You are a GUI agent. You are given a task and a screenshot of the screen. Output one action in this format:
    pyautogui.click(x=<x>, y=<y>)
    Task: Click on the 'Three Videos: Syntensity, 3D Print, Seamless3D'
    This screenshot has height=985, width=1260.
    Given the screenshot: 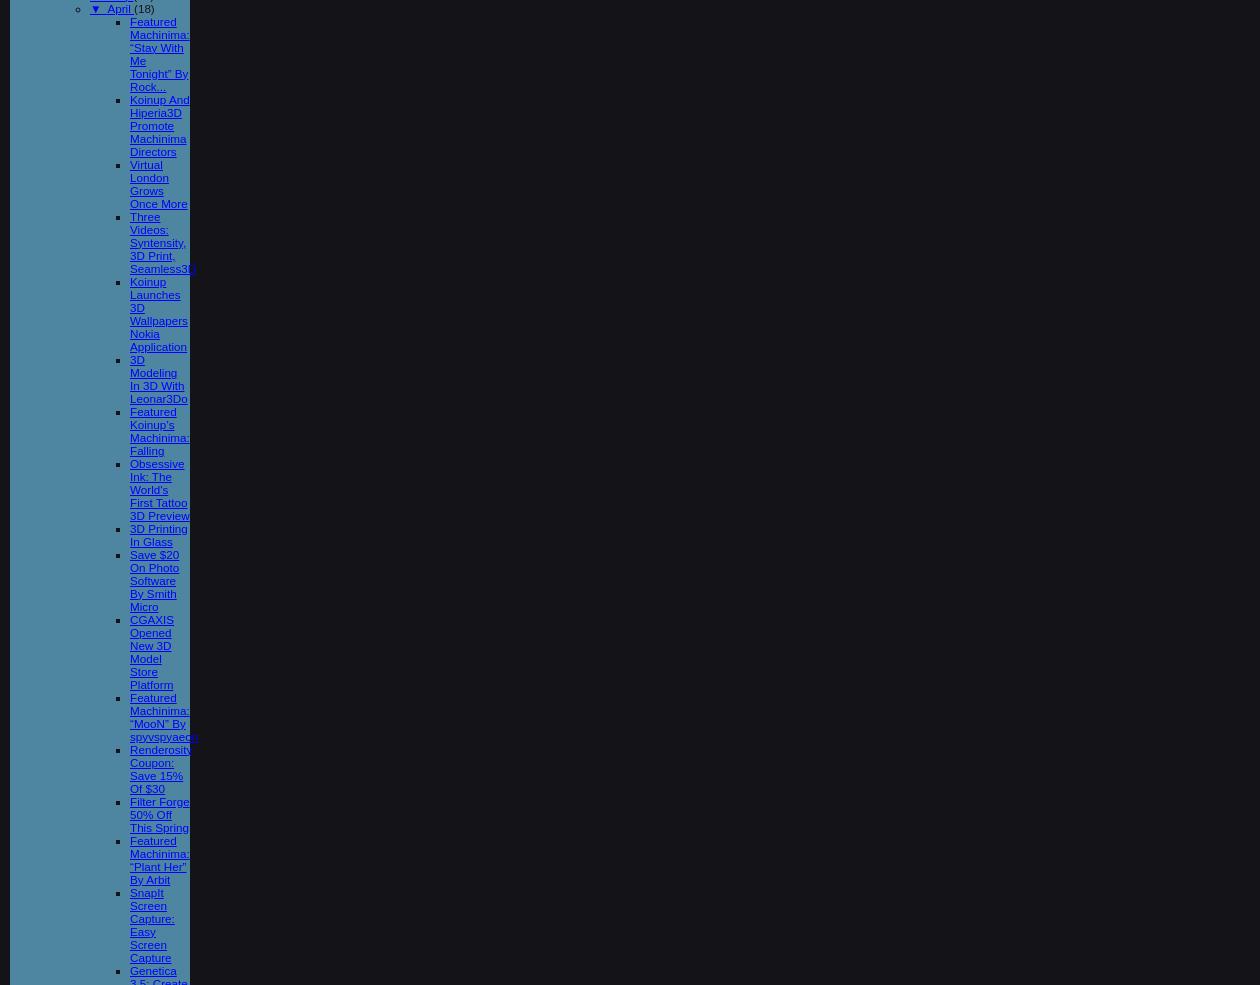 What is the action you would take?
    pyautogui.click(x=163, y=240)
    